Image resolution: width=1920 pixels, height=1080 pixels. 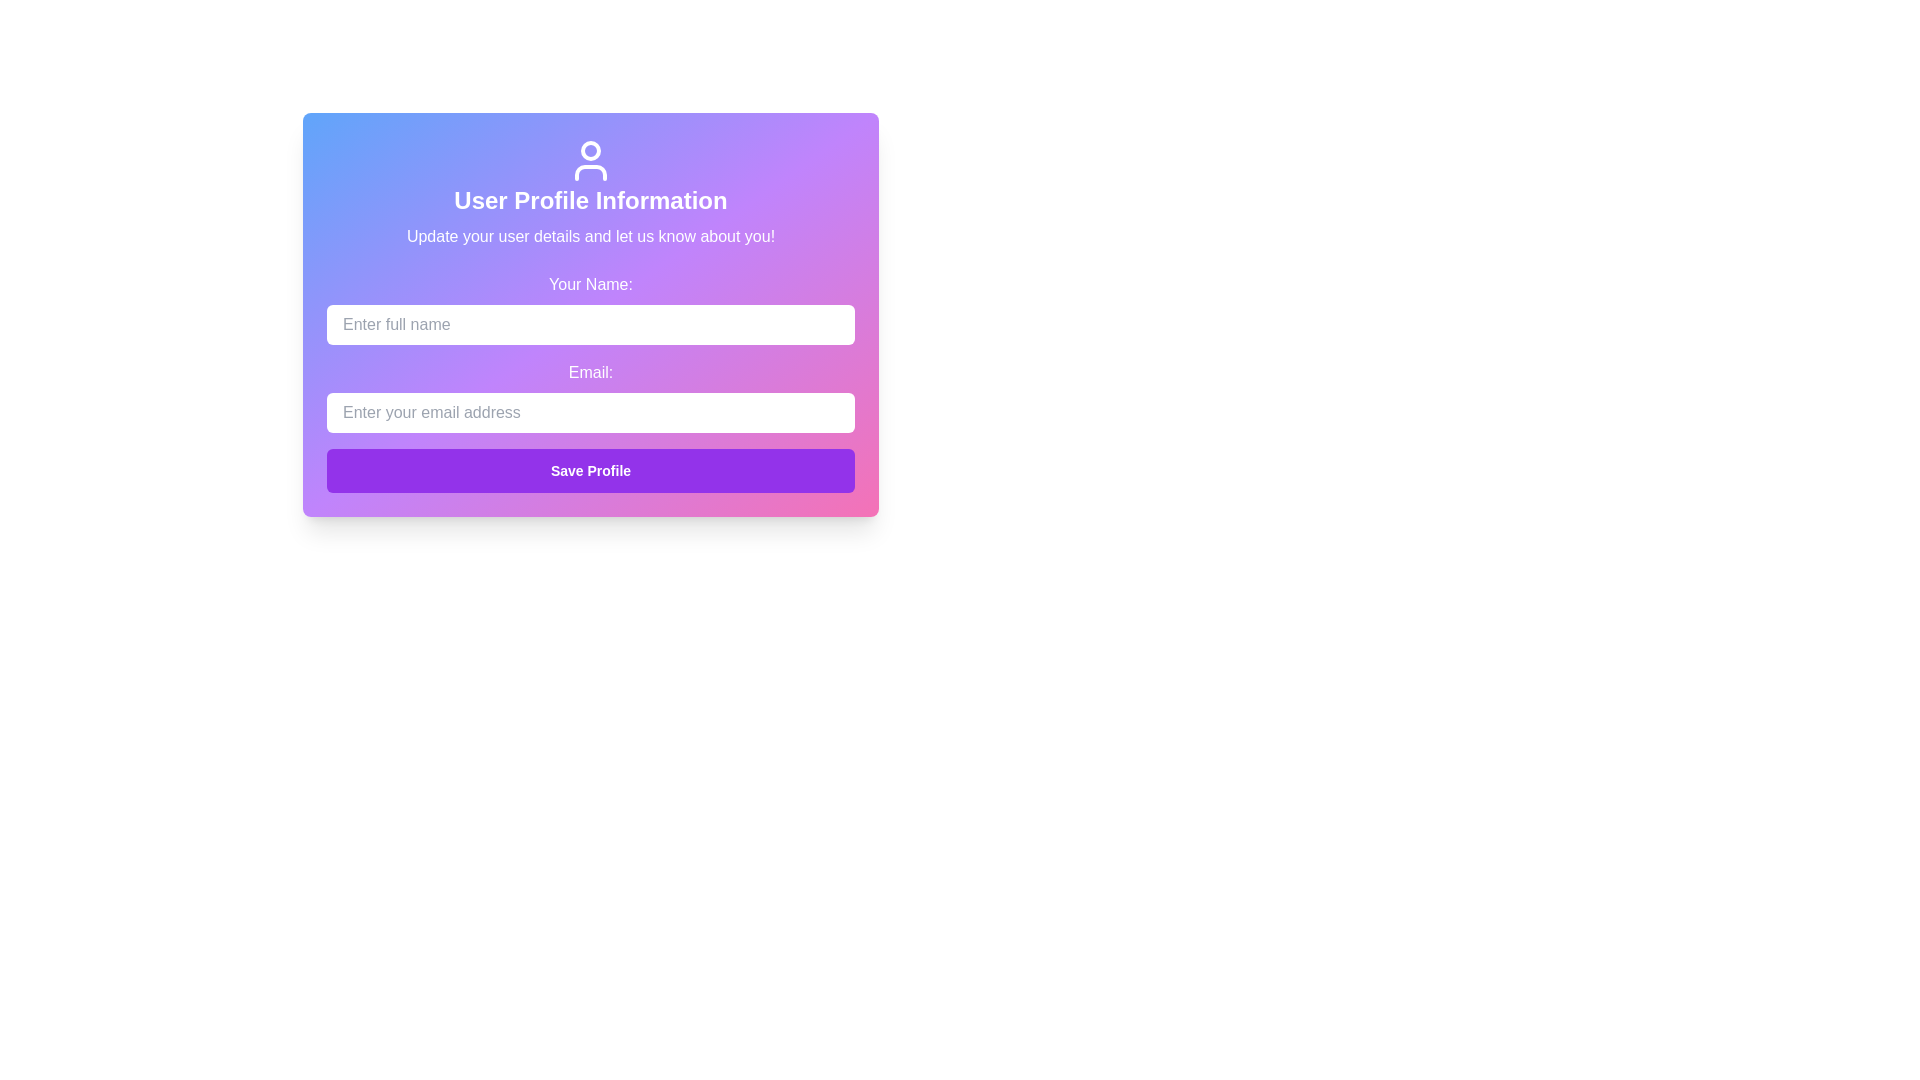 What do you see at coordinates (589, 235) in the screenshot?
I see `the text label providing guidance for the user profile form, located below the heading 'User Profile Information'` at bounding box center [589, 235].